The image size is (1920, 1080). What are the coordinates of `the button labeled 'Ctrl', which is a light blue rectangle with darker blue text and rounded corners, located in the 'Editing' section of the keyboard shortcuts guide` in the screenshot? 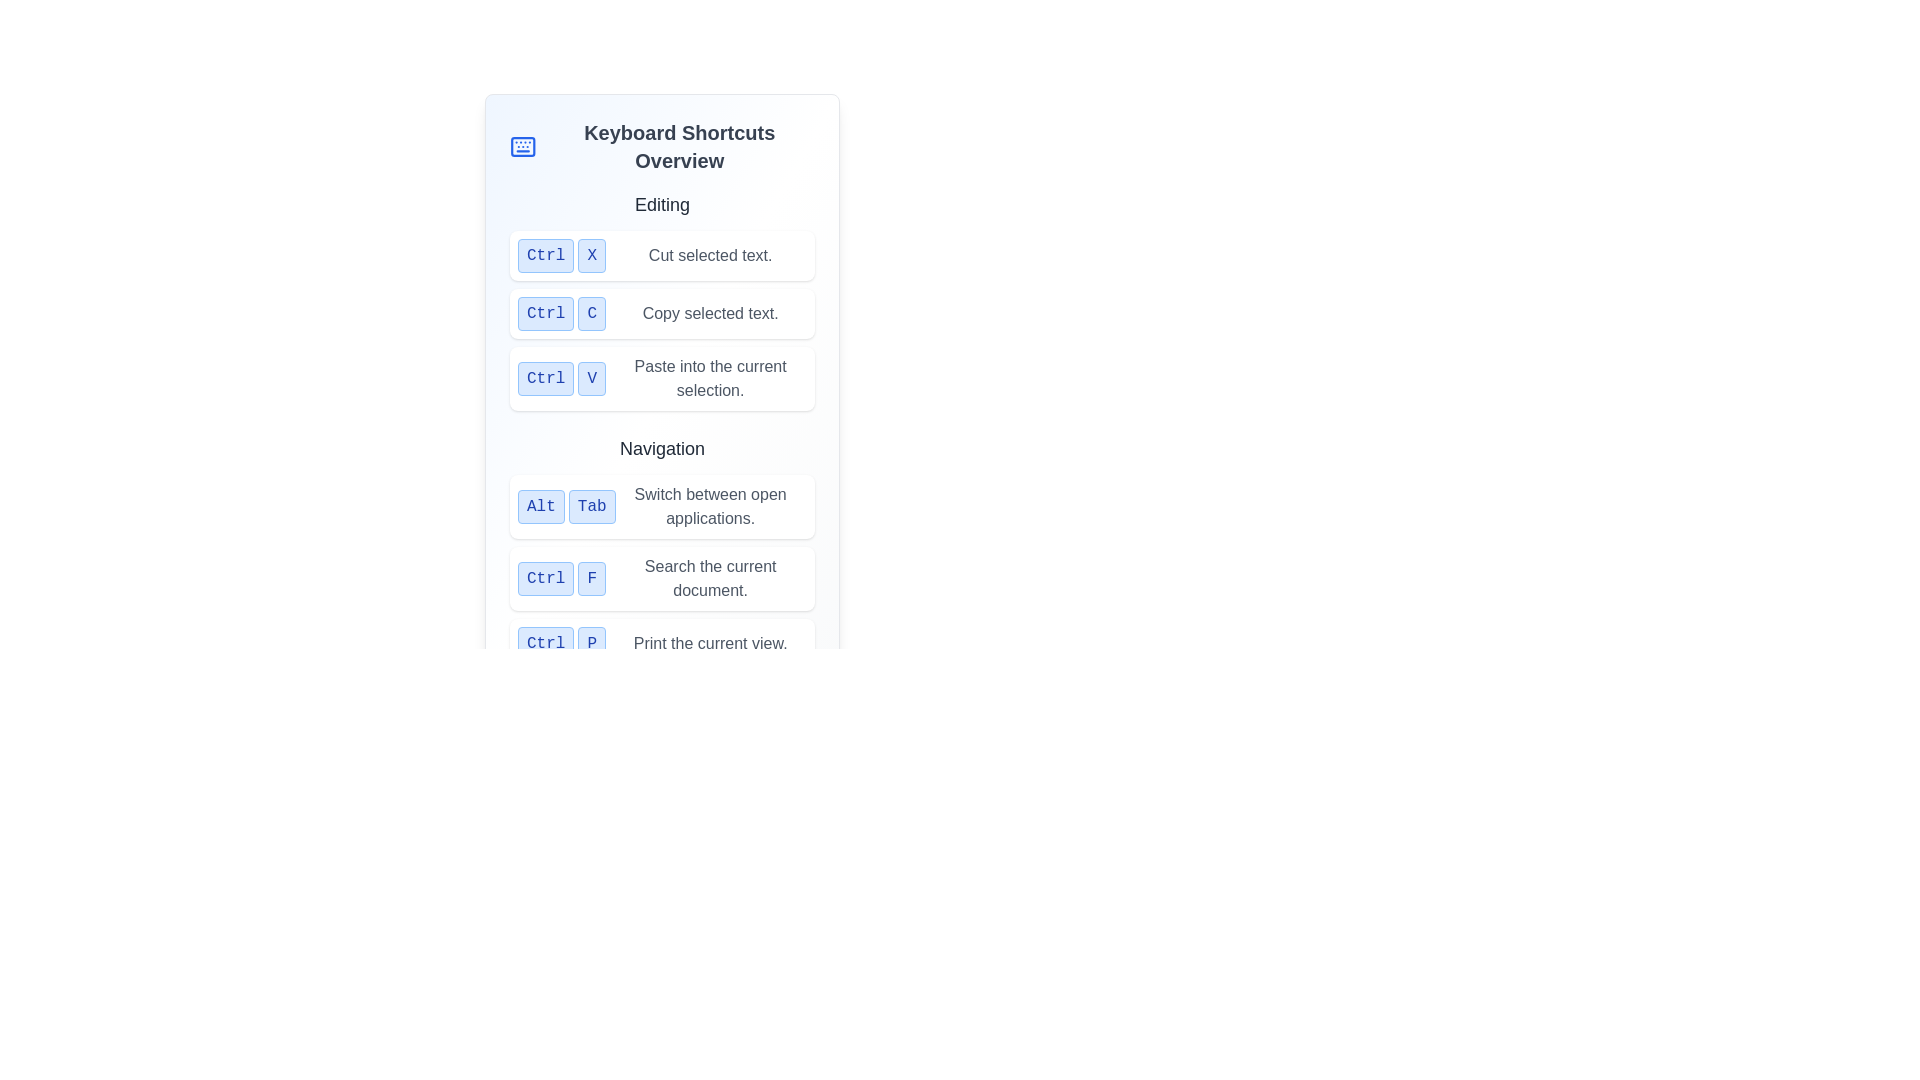 It's located at (546, 378).